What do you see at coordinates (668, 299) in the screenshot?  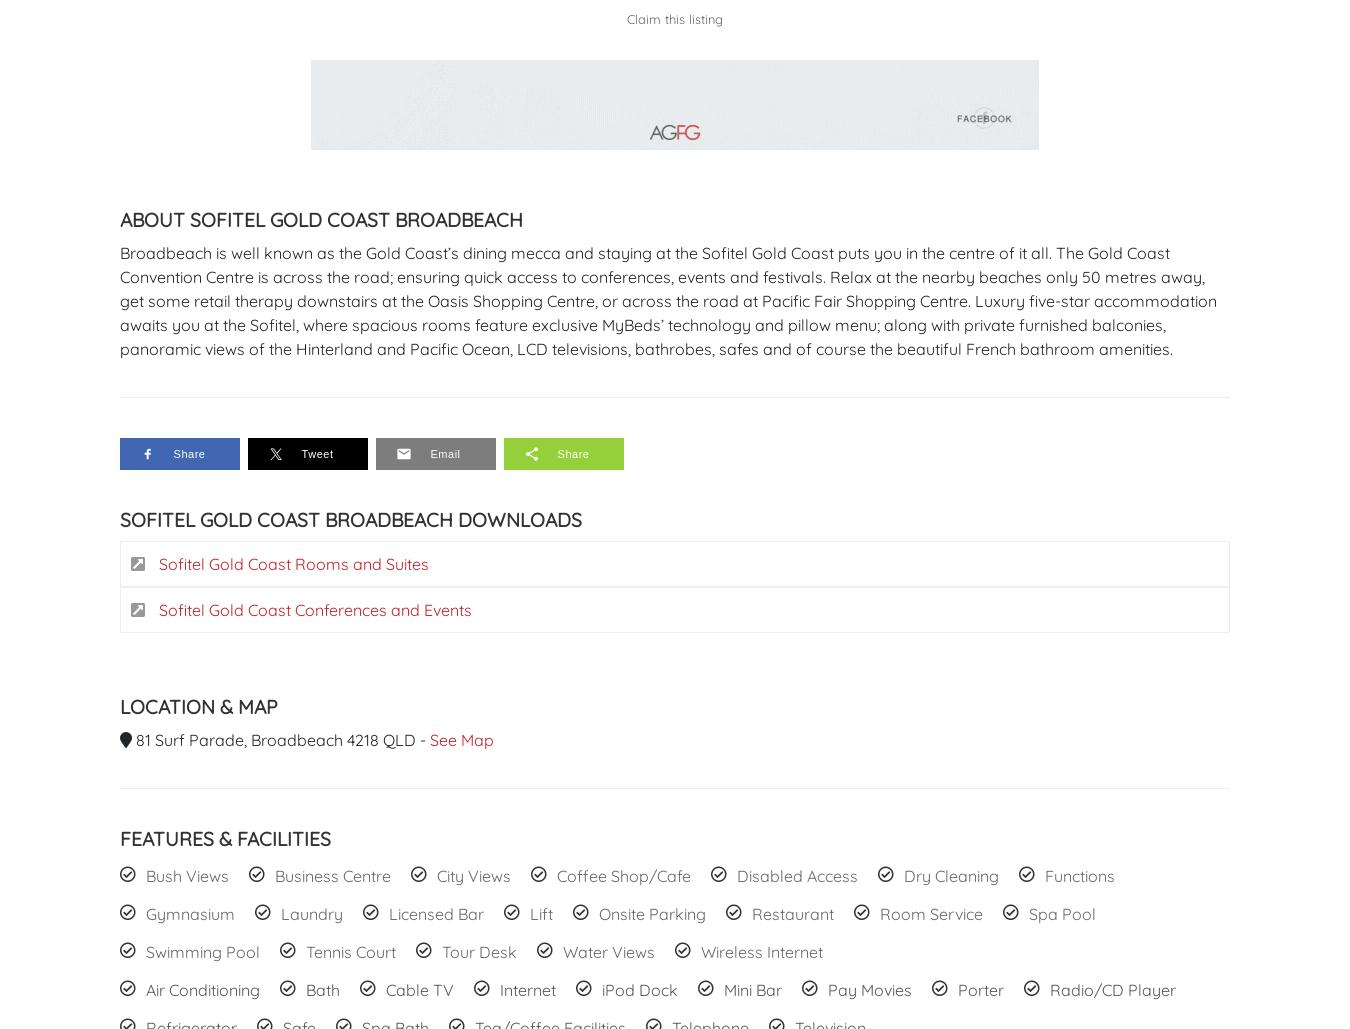 I see `'Broadbeach is well known as the Gold Coast’s dining mecca and staying at the Sofitel Gold Coast puts you in the centre of it all. The Gold Coast Convention Centre is across the road; ensuring quick access to conferences, events and festivals. Relax at the nearby beaches only 50 metres away, get some retail therapy downstairs at the Oasis Shopping Centre, or across the road at Pacific Fair Shopping Centre. Luxury five-star accommodation awaits you at the Sofitel, where spacious rooms feature exclusive MyBeds’ technology and pillow menu; along with private furnished balconies, panoramic views of the Hinterland and Pacific Ocean, LCD televisions, bathrobes, safes and of course the beautiful French bathroom amenities.'` at bounding box center [668, 299].